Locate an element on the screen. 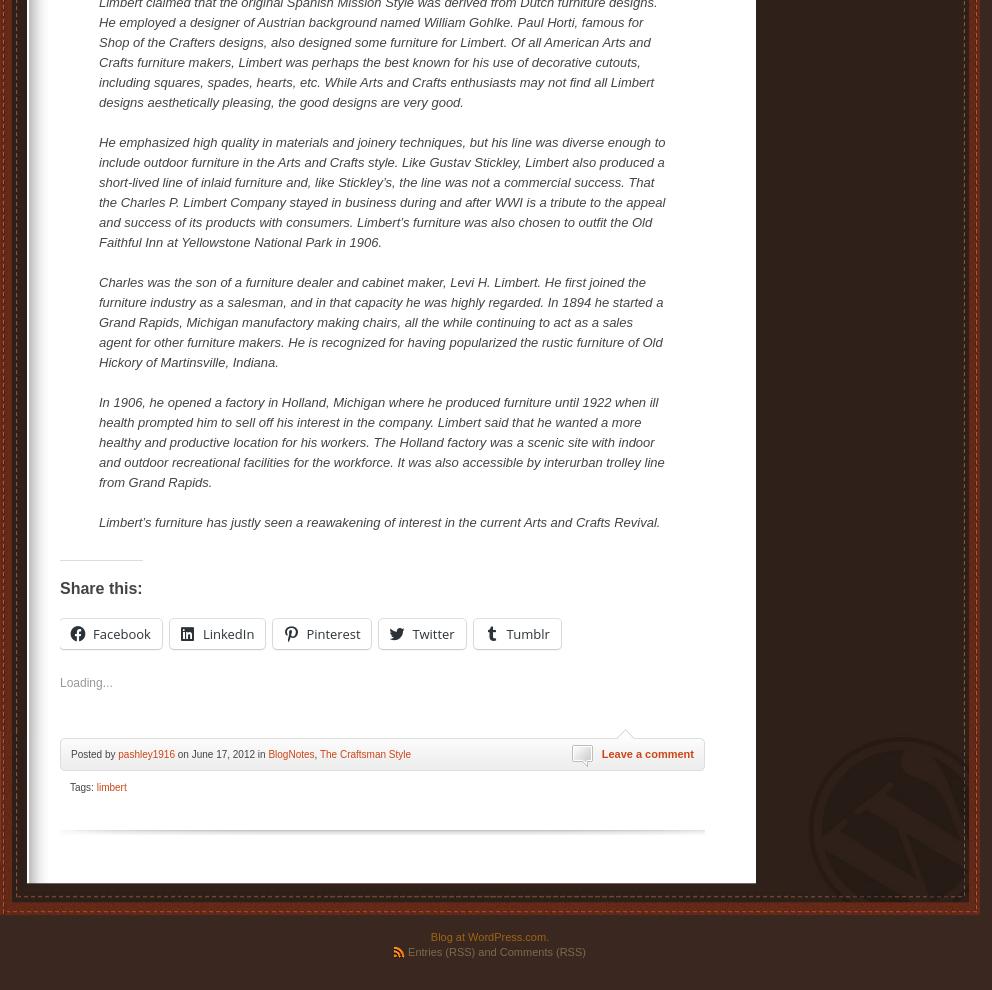  'on June 17, 2012 in' is located at coordinates (172, 753).